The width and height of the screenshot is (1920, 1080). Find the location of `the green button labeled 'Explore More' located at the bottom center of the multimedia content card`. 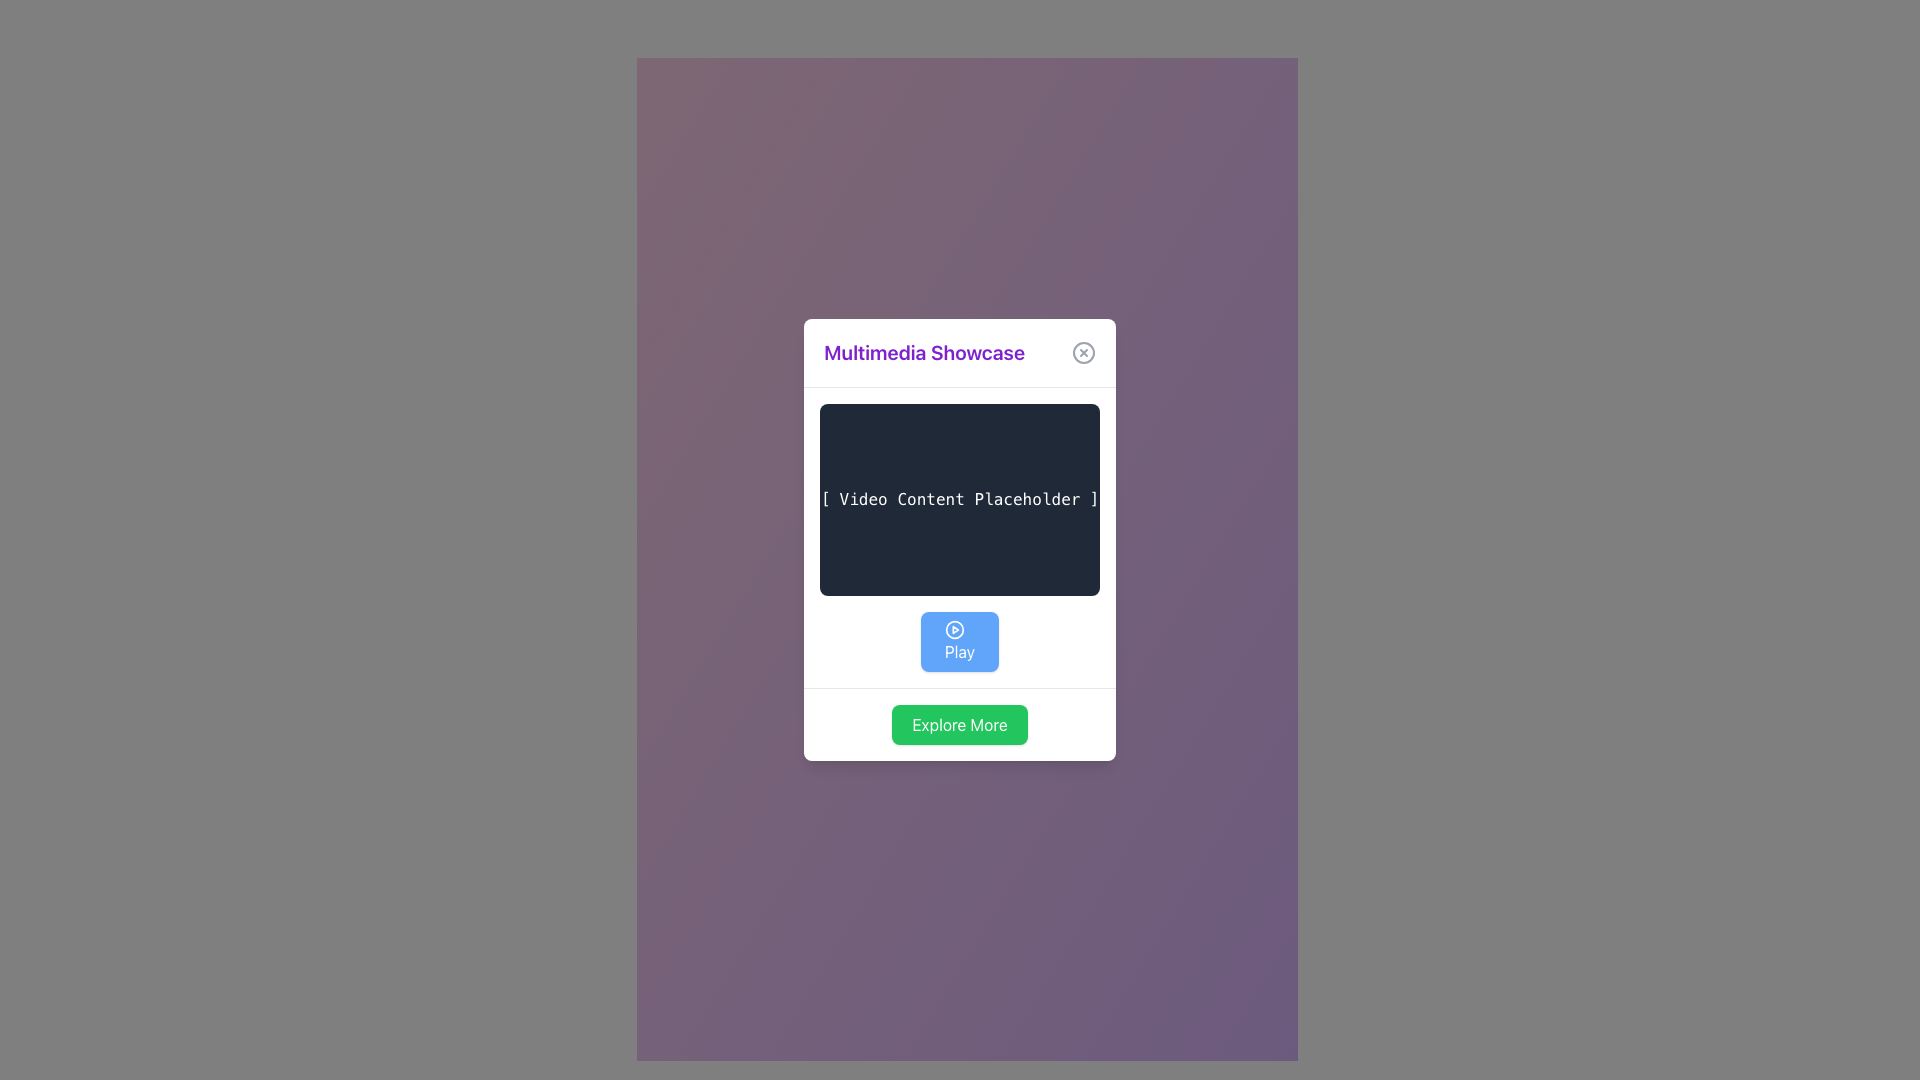

the green button labeled 'Explore More' located at the bottom center of the multimedia content card is located at coordinates (960, 725).